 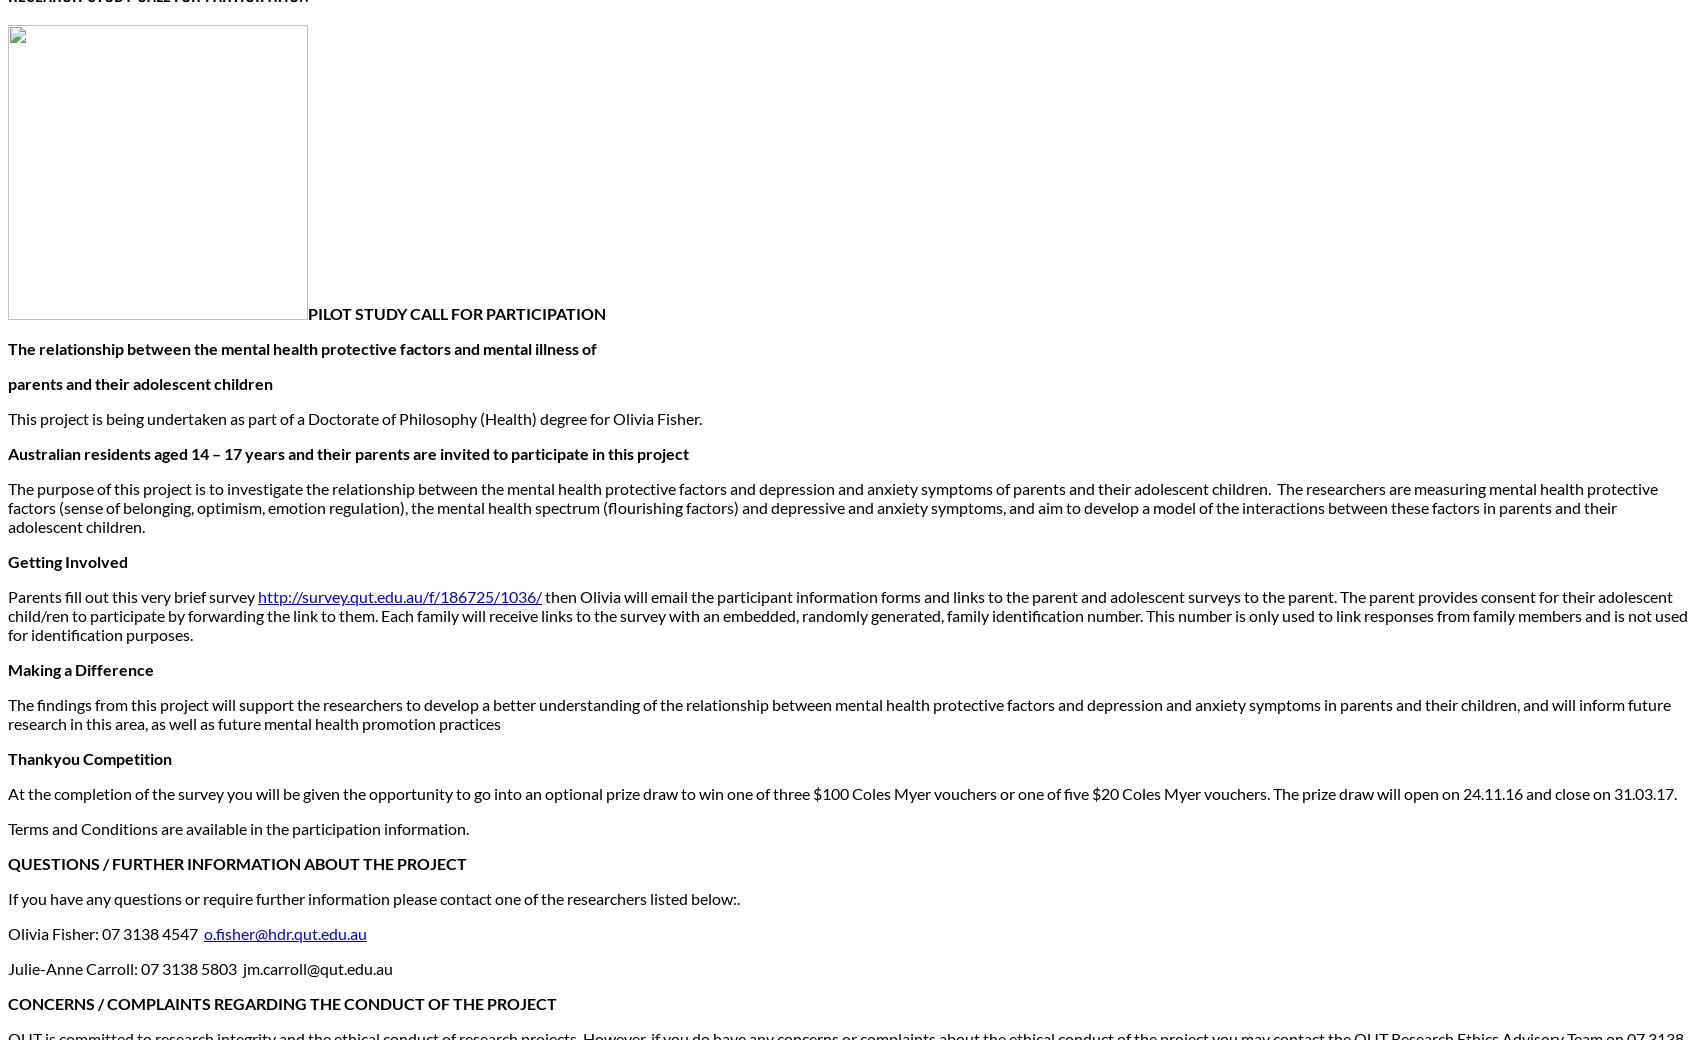 What do you see at coordinates (89, 758) in the screenshot?
I see `'Thankyou Competition'` at bounding box center [89, 758].